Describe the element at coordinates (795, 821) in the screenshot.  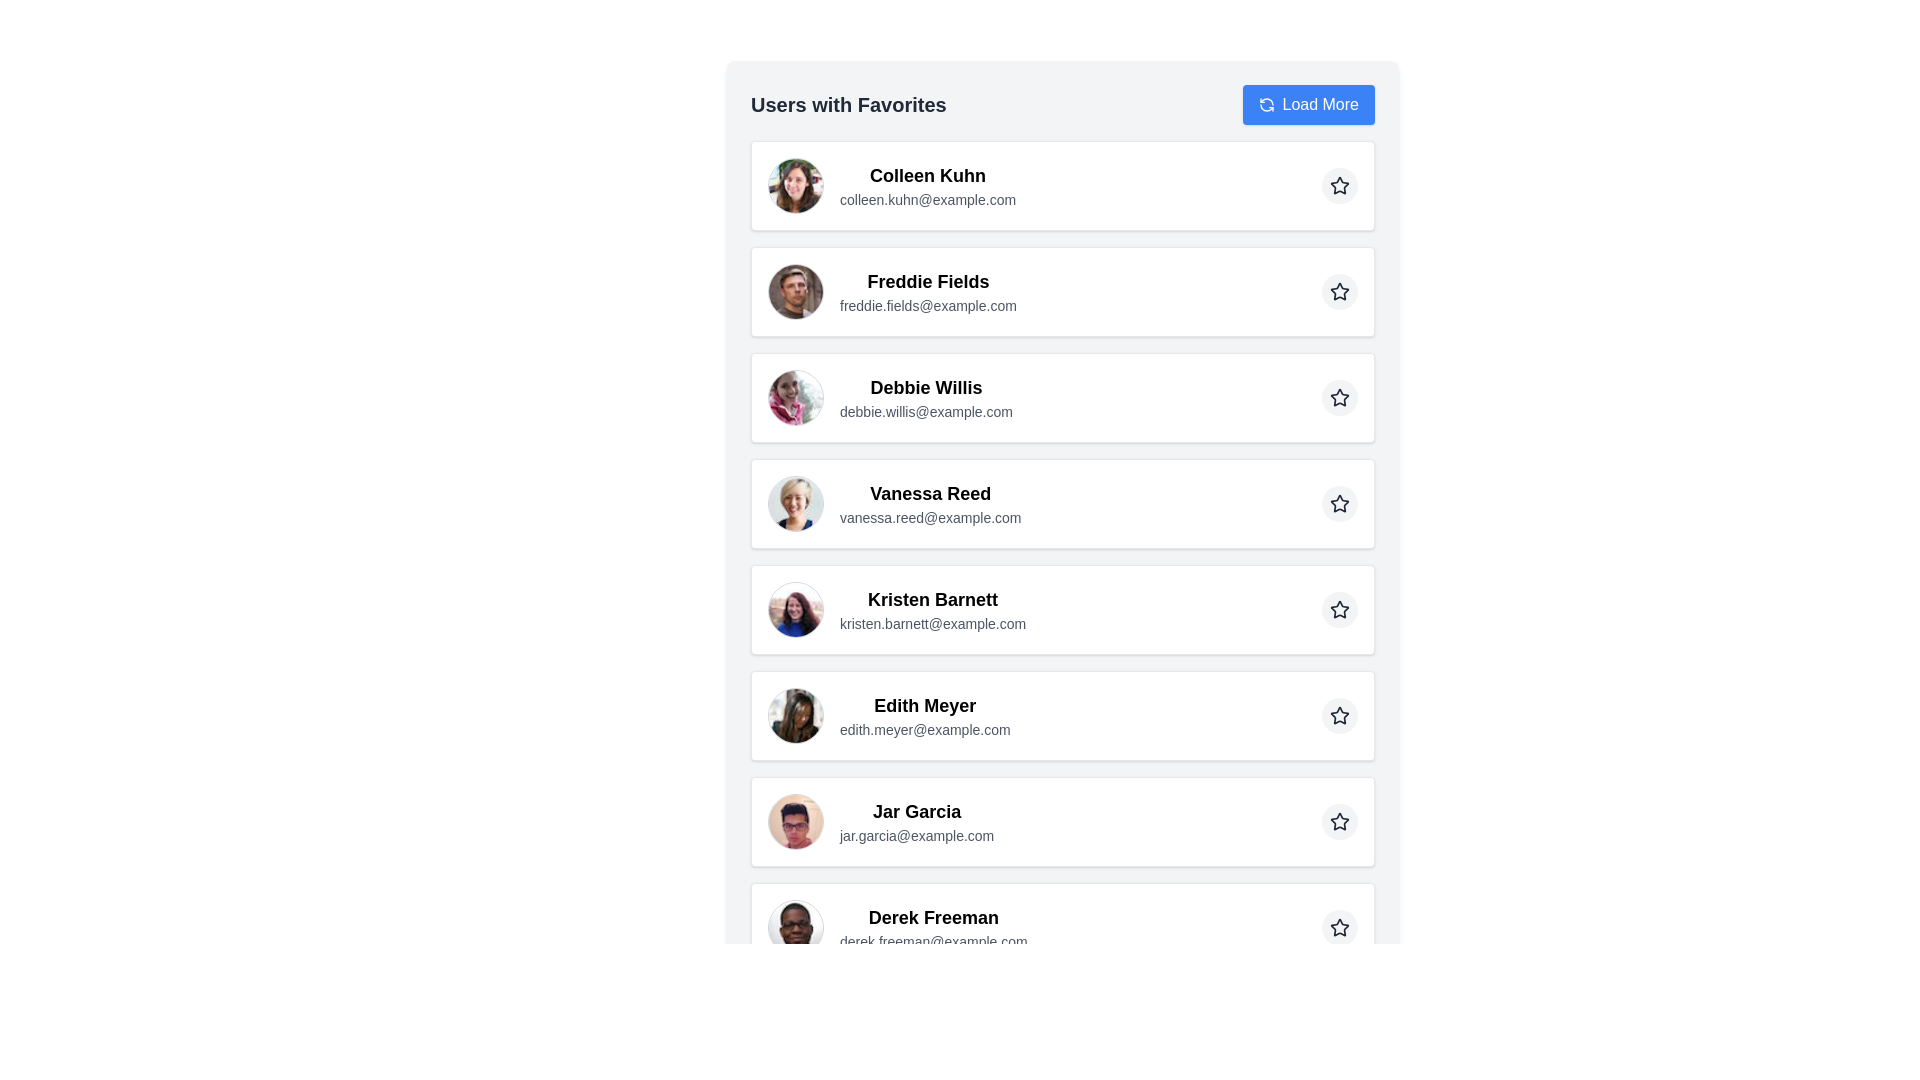
I see `the circular user avatar that depicts a profile picture of an individual, located on the left side of the row` at that location.